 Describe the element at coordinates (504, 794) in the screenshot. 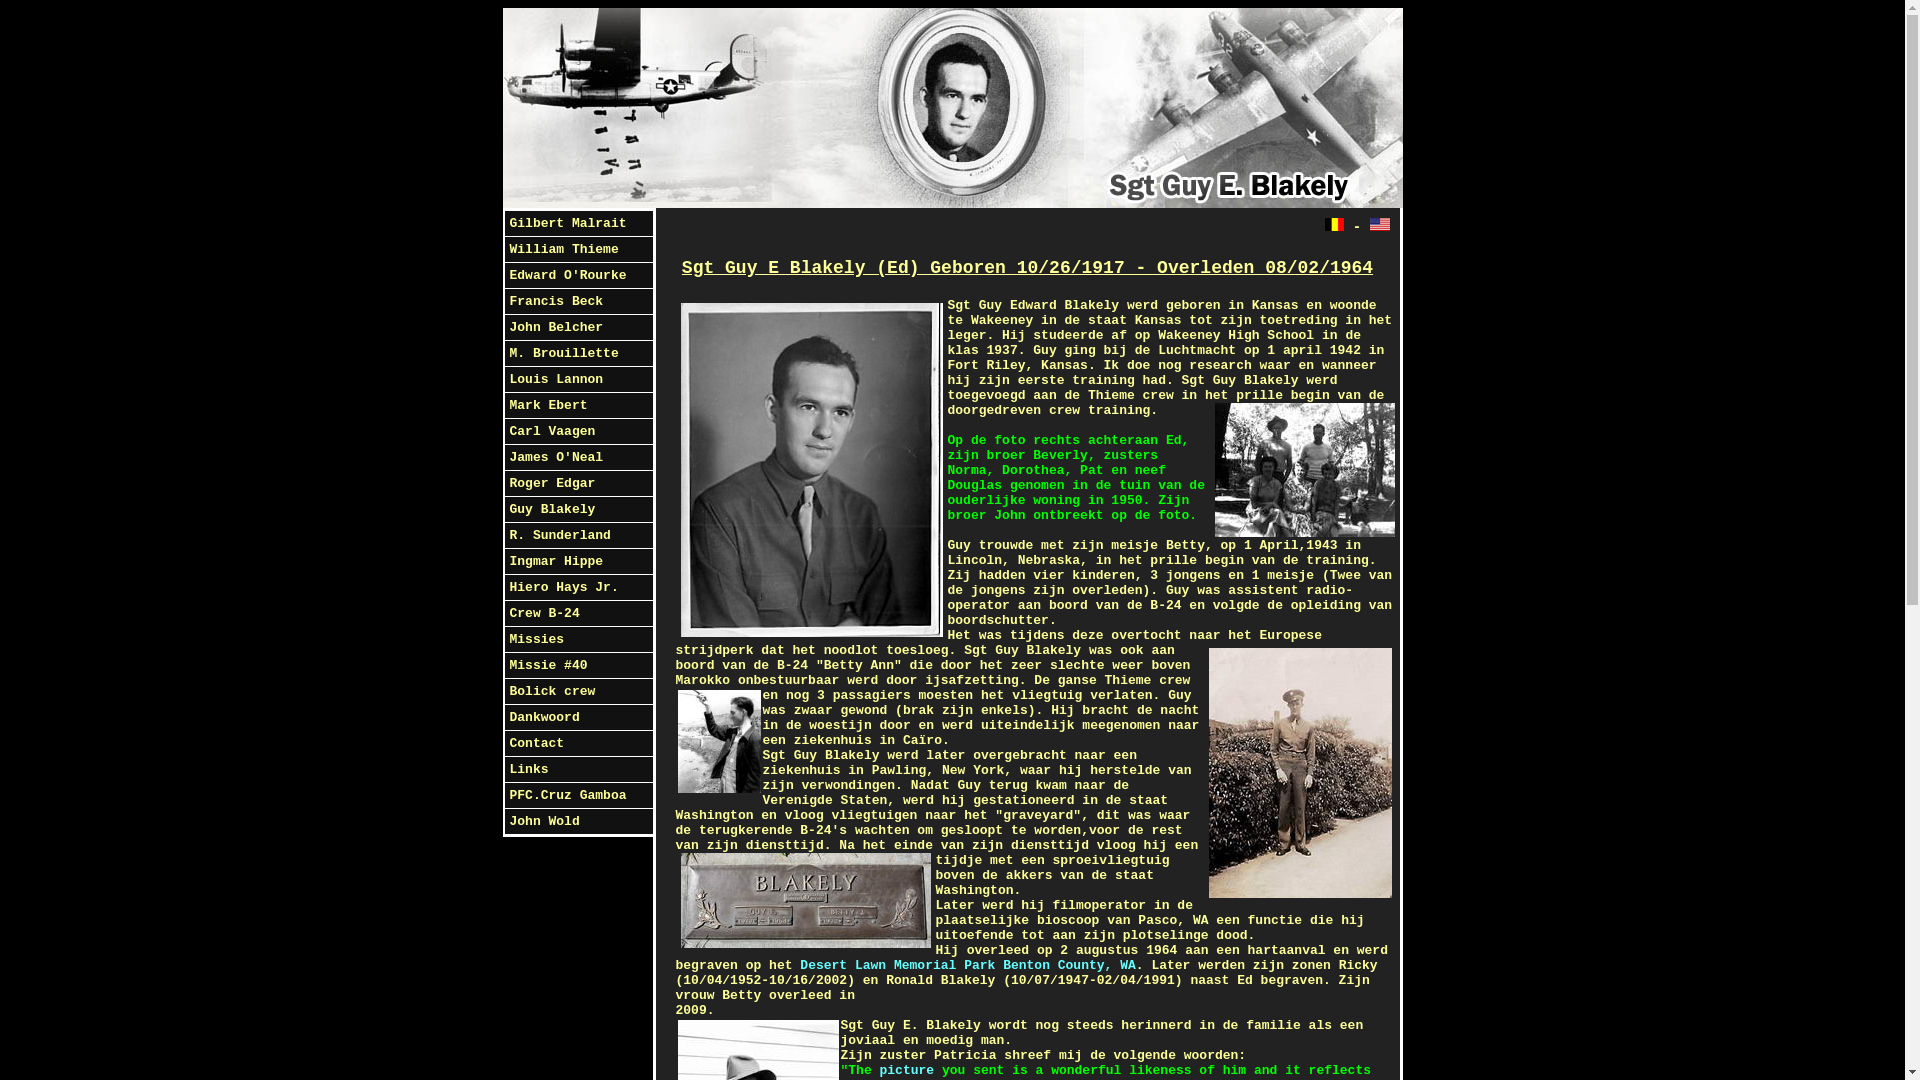

I see `'PFC.Cruz Gamboa'` at that location.